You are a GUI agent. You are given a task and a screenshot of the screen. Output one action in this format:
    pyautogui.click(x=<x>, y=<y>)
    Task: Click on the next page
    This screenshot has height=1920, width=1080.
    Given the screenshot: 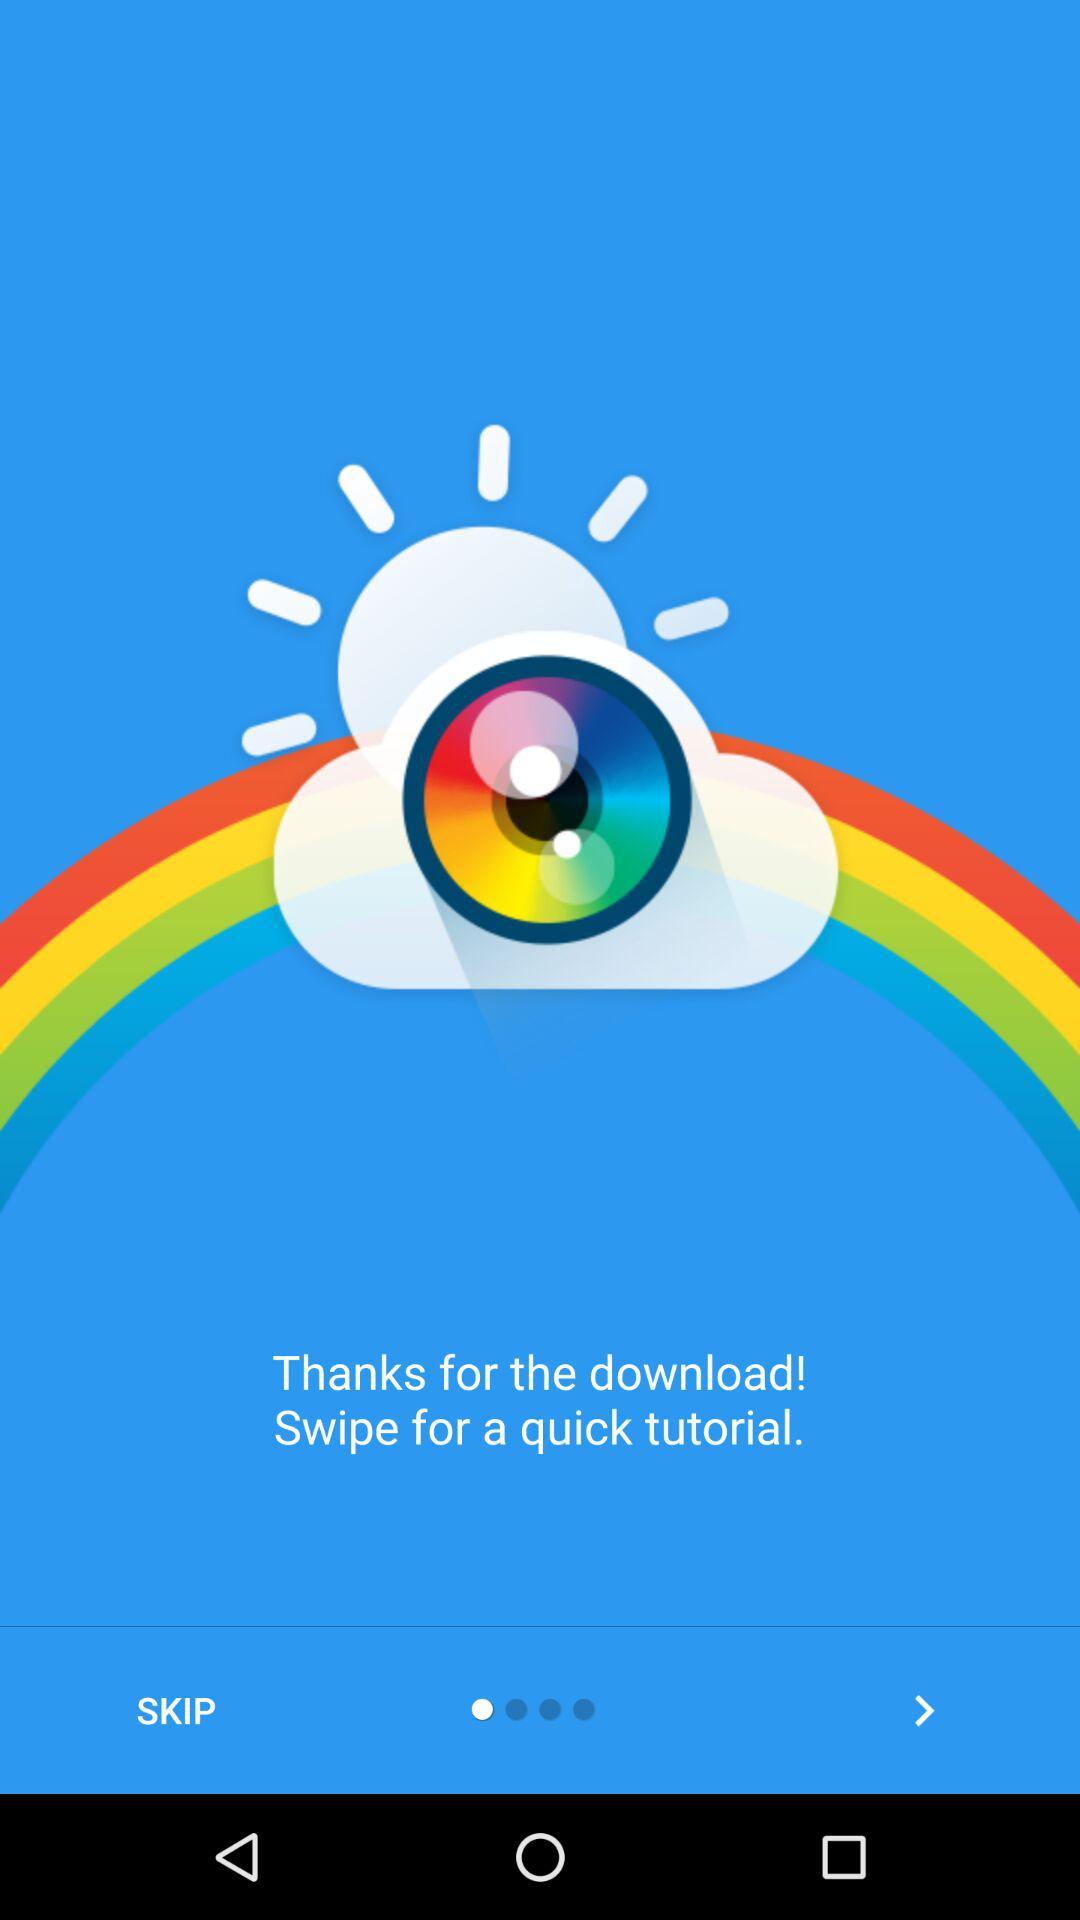 What is the action you would take?
    pyautogui.click(x=924, y=1709)
    